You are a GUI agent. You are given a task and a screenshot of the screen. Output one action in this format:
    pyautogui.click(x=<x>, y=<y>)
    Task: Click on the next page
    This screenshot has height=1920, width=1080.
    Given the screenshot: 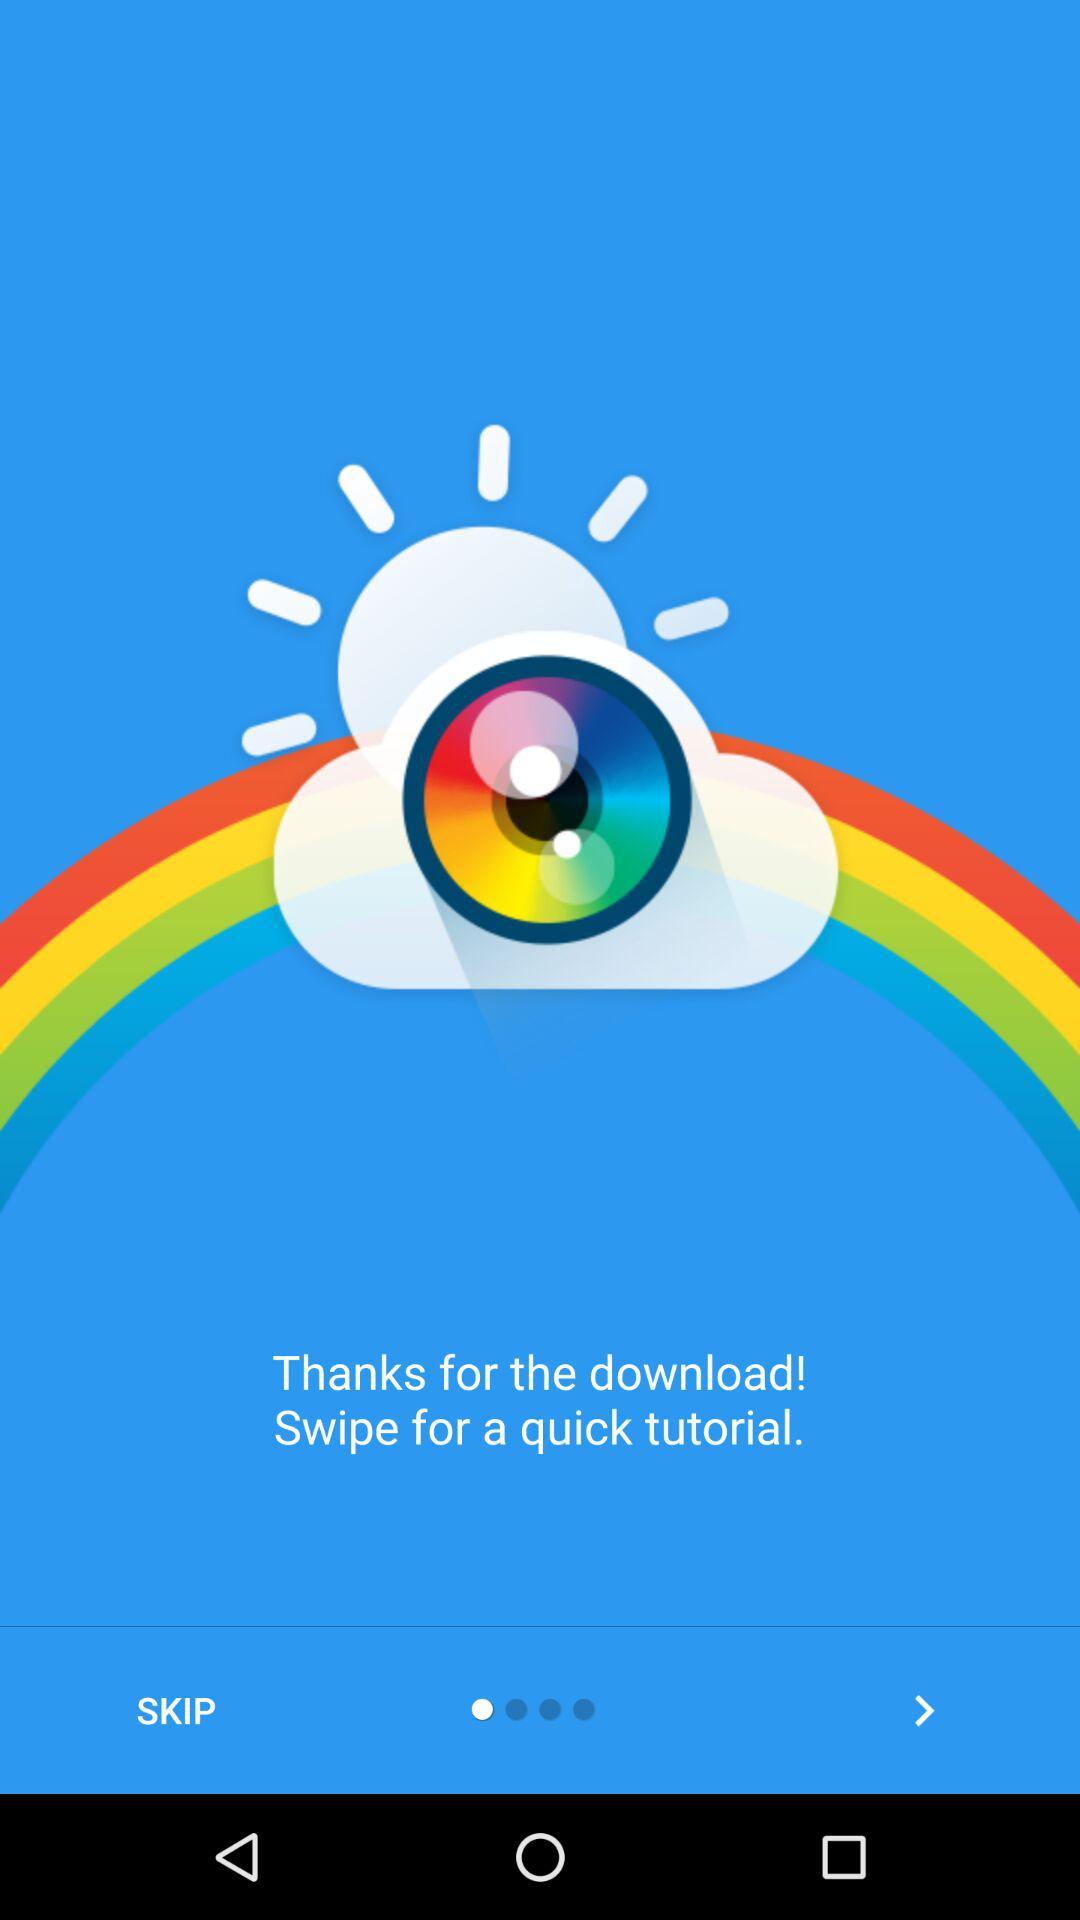 What is the action you would take?
    pyautogui.click(x=924, y=1709)
    